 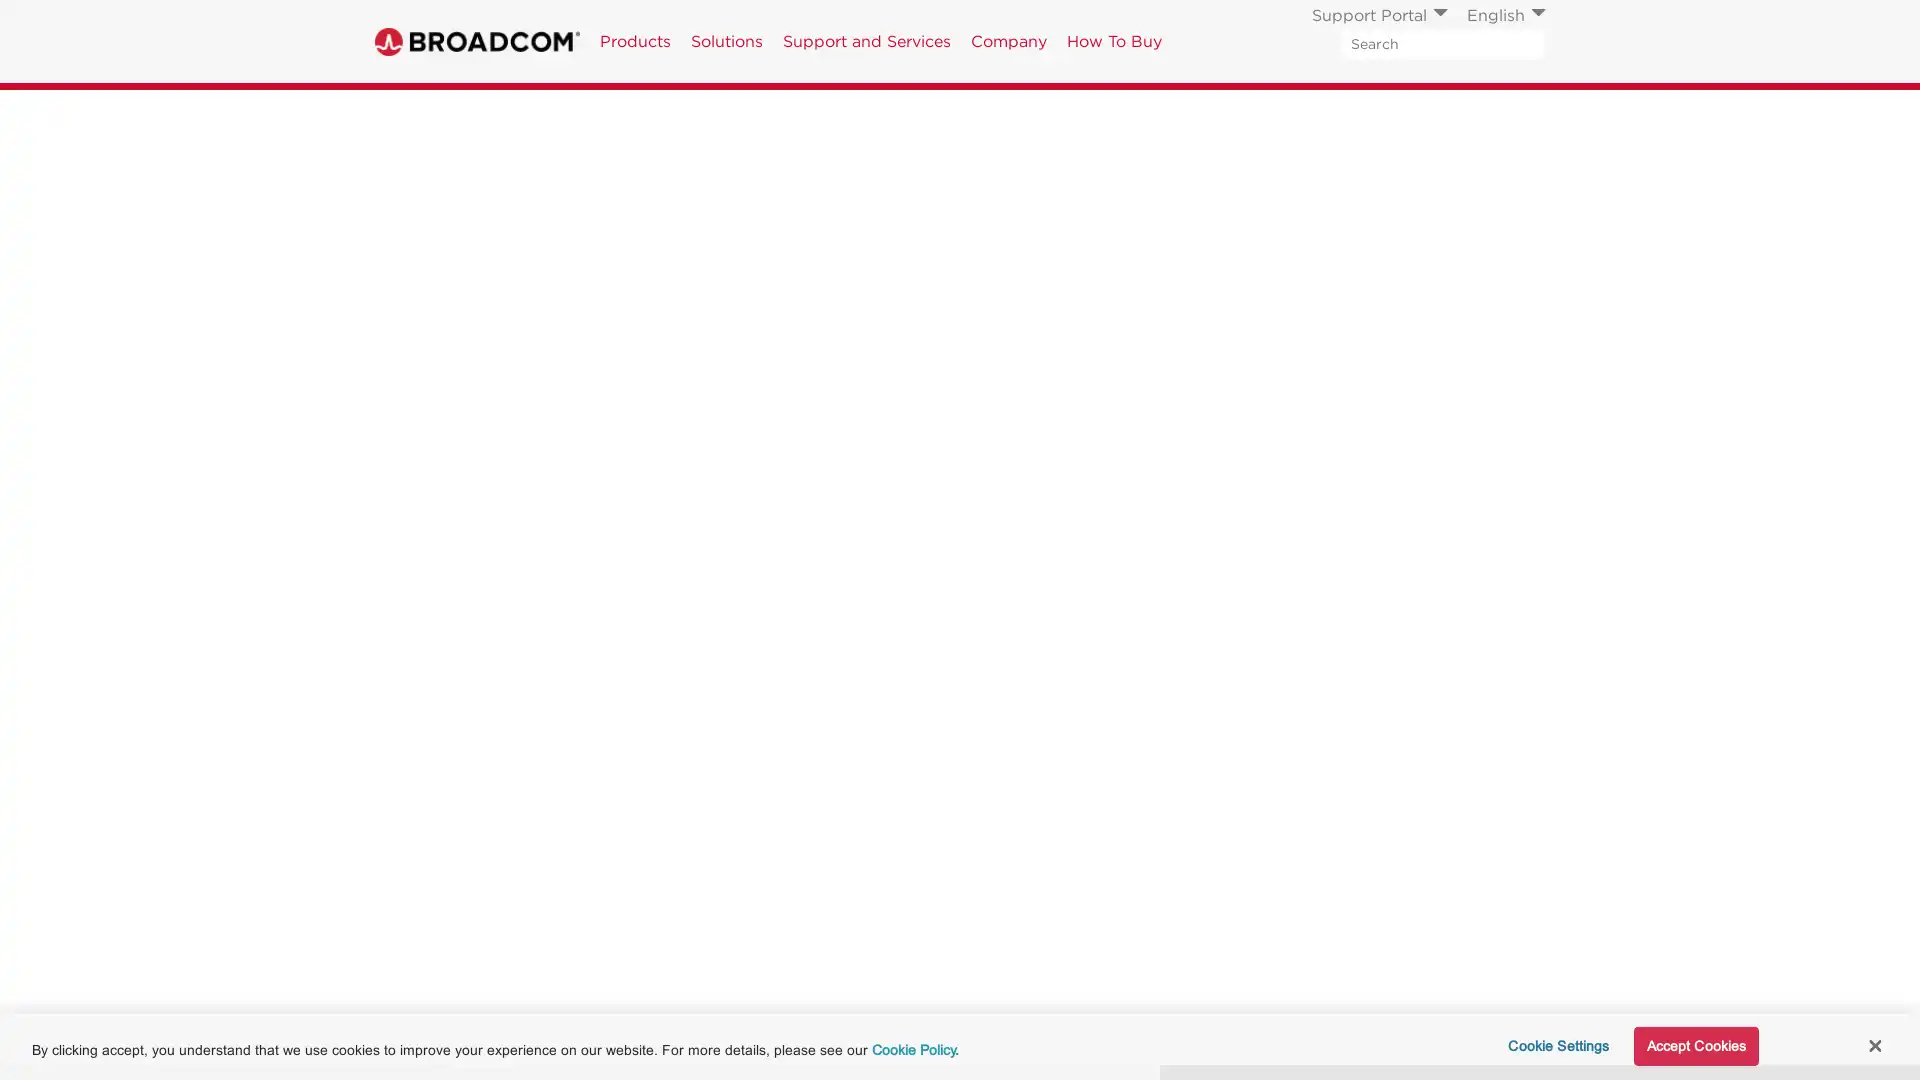 What do you see at coordinates (1694, 1045) in the screenshot?
I see `Accept Cookies` at bounding box center [1694, 1045].